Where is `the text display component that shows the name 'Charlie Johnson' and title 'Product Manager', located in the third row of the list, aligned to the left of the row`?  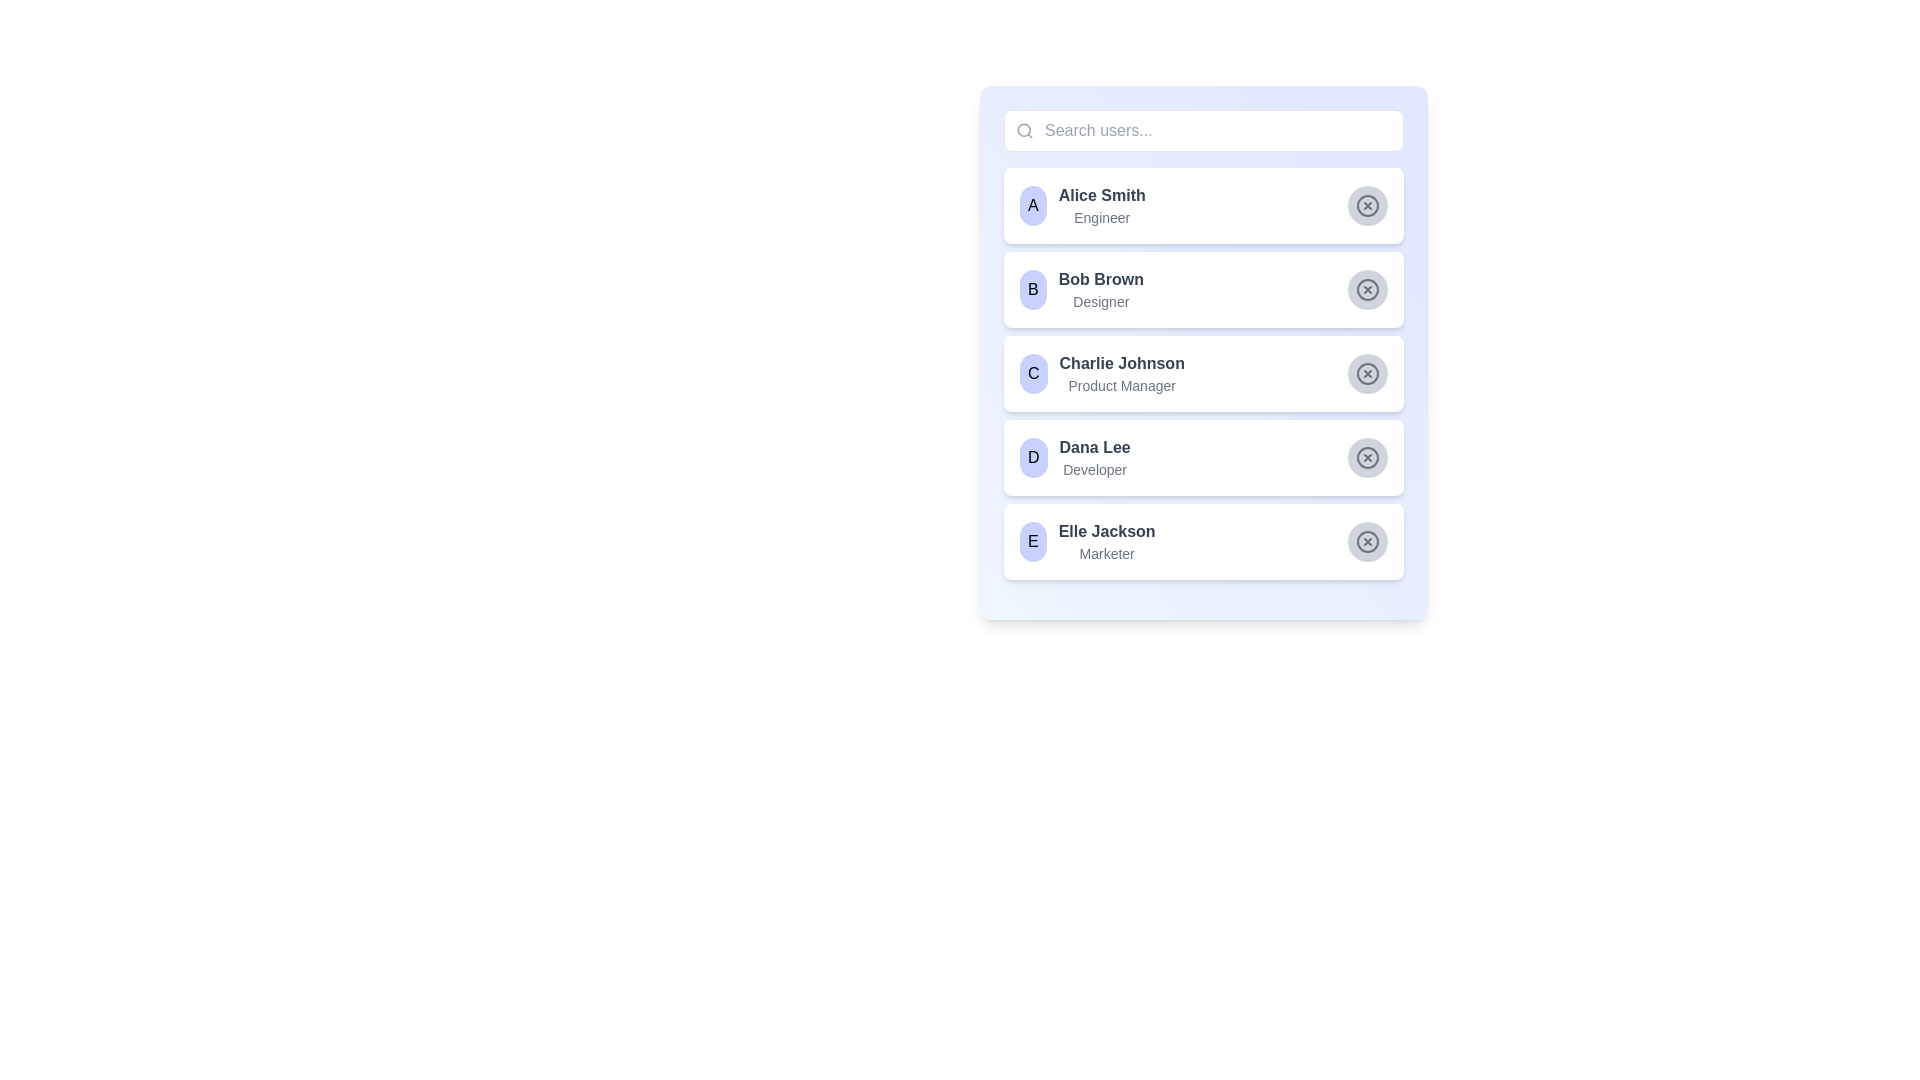
the text display component that shows the name 'Charlie Johnson' and title 'Product Manager', located in the third row of the list, aligned to the left of the row is located at coordinates (1122, 374).